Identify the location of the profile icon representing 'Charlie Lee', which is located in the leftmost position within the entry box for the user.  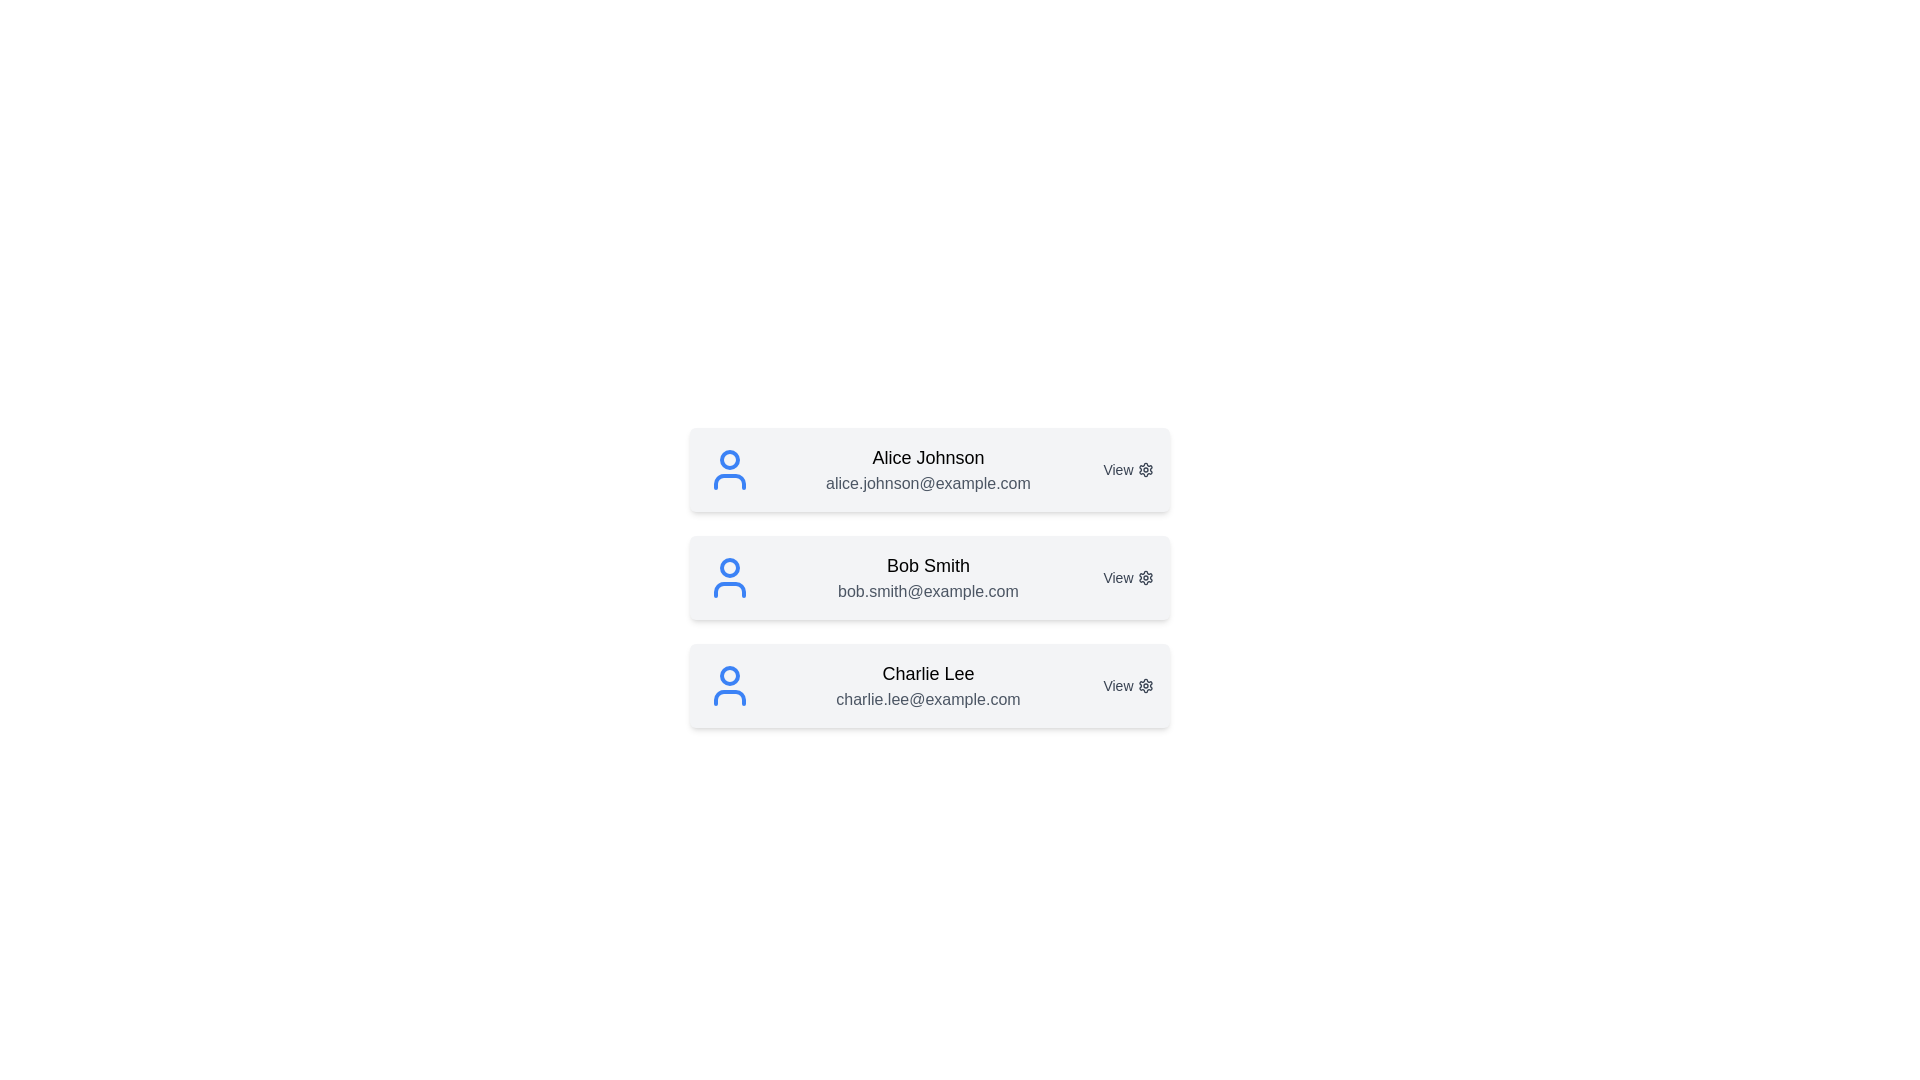
(728, 685).